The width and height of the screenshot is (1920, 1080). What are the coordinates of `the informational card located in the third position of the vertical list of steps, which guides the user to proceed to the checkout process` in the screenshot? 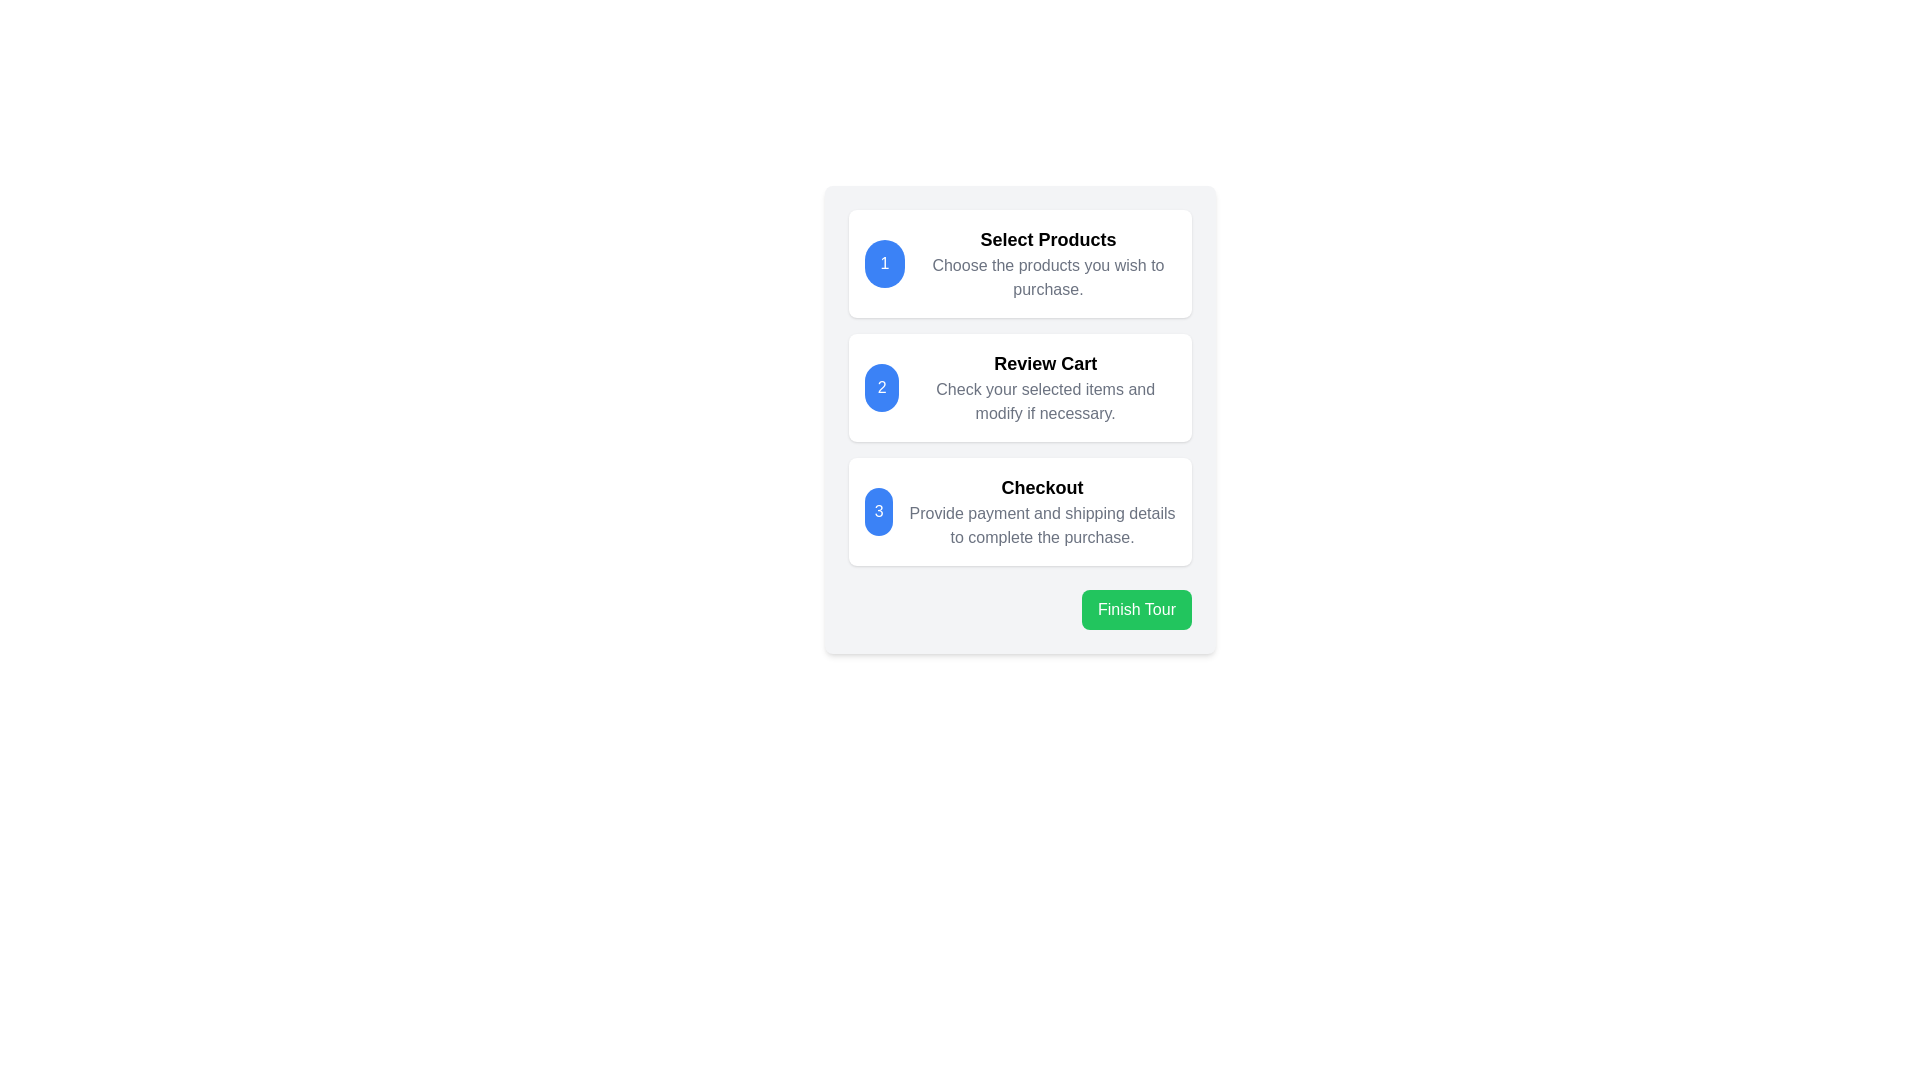 It's located at (1020, 511).